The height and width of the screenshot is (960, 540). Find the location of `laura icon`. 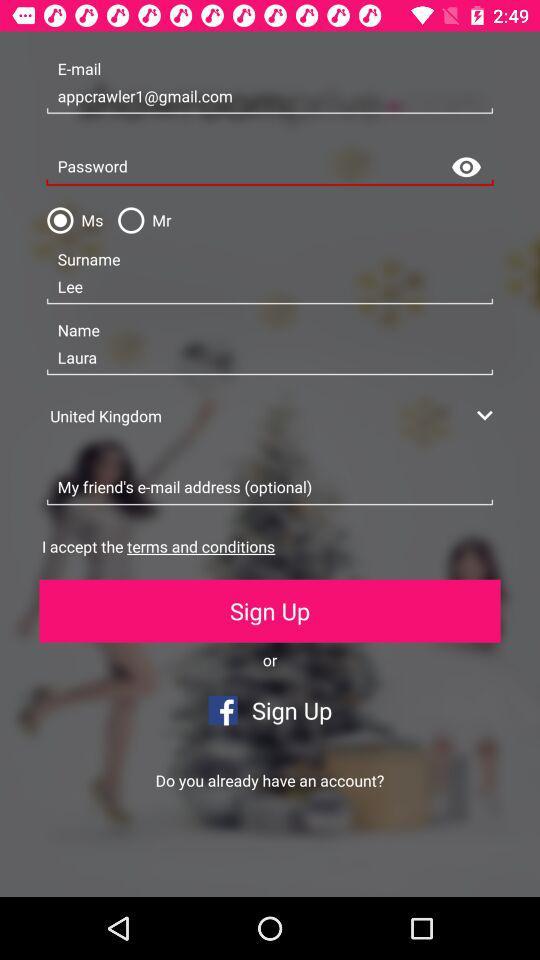

laura icon is located at coordinates (270, 358).